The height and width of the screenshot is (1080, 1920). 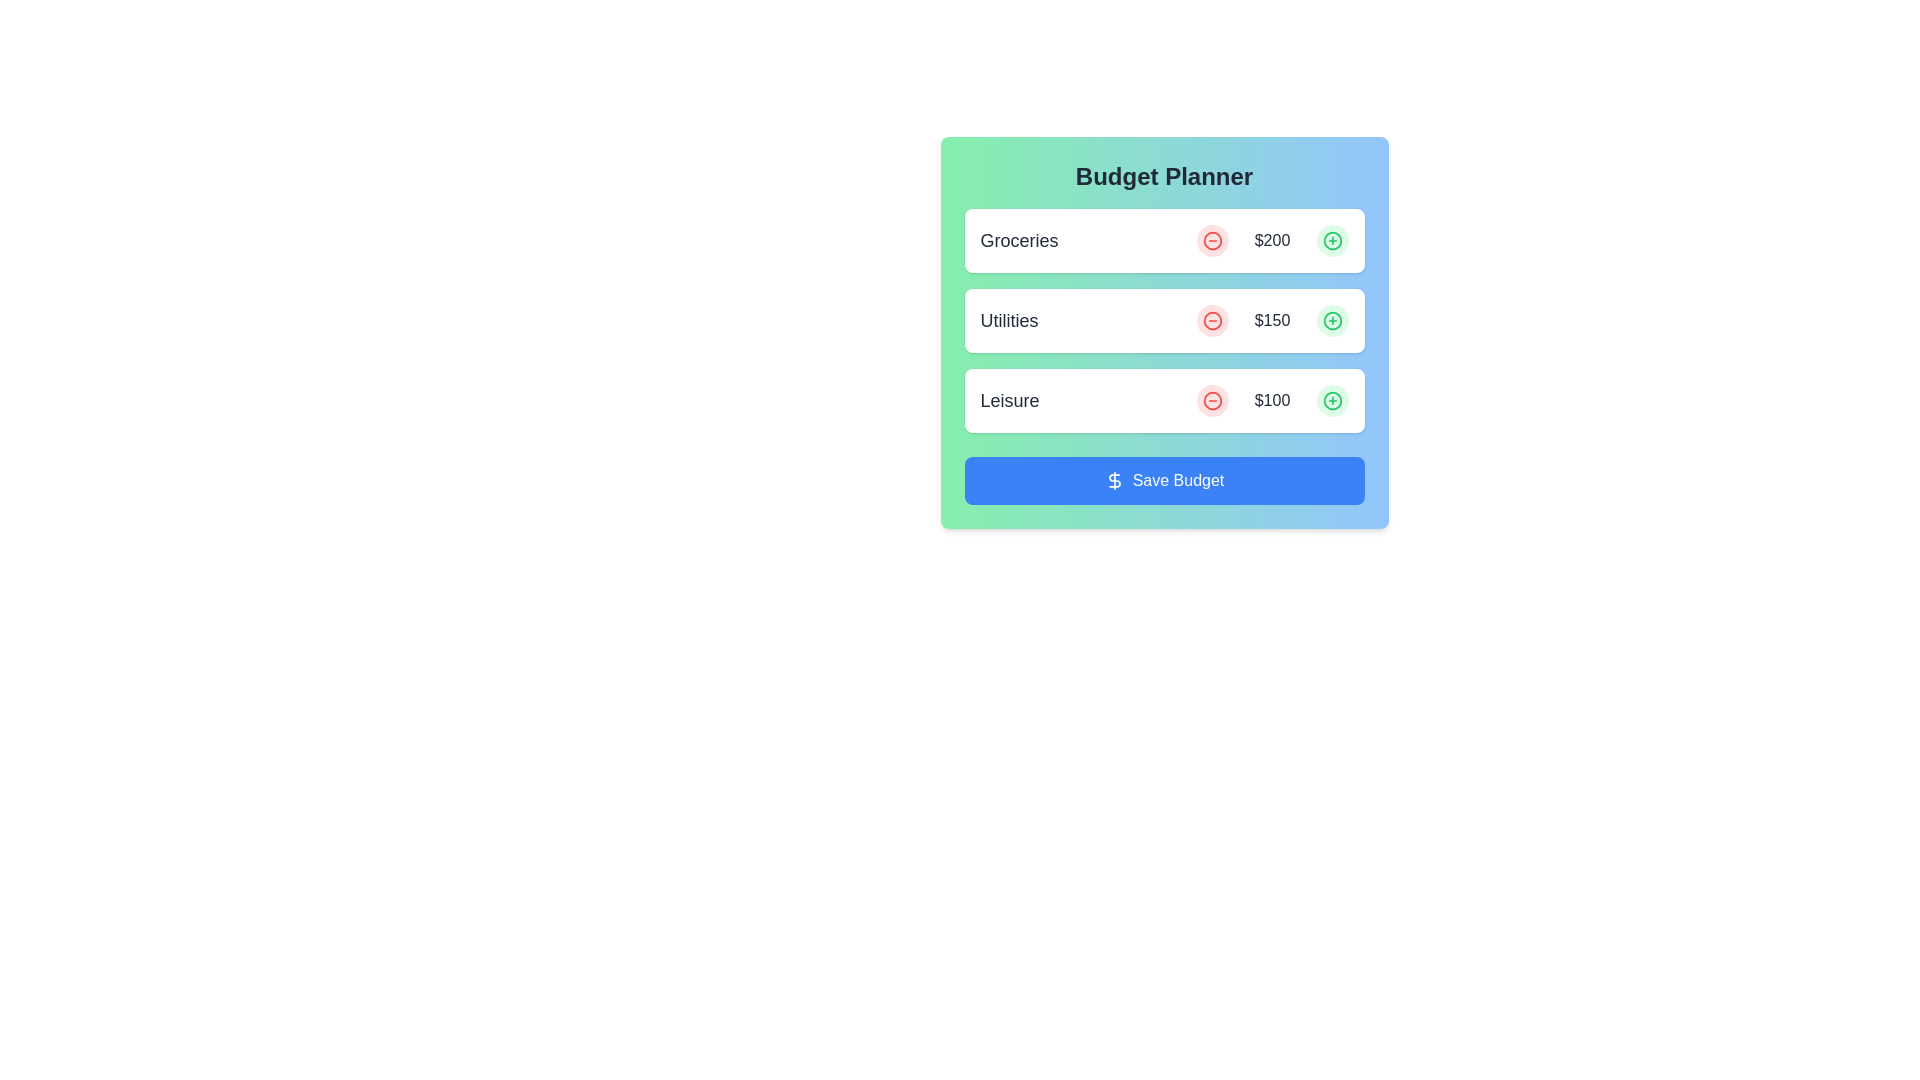 I want to click on the circular minus button outlined in red, located in the second row of the 'Utilities' list, so click(x=1211, y=319).